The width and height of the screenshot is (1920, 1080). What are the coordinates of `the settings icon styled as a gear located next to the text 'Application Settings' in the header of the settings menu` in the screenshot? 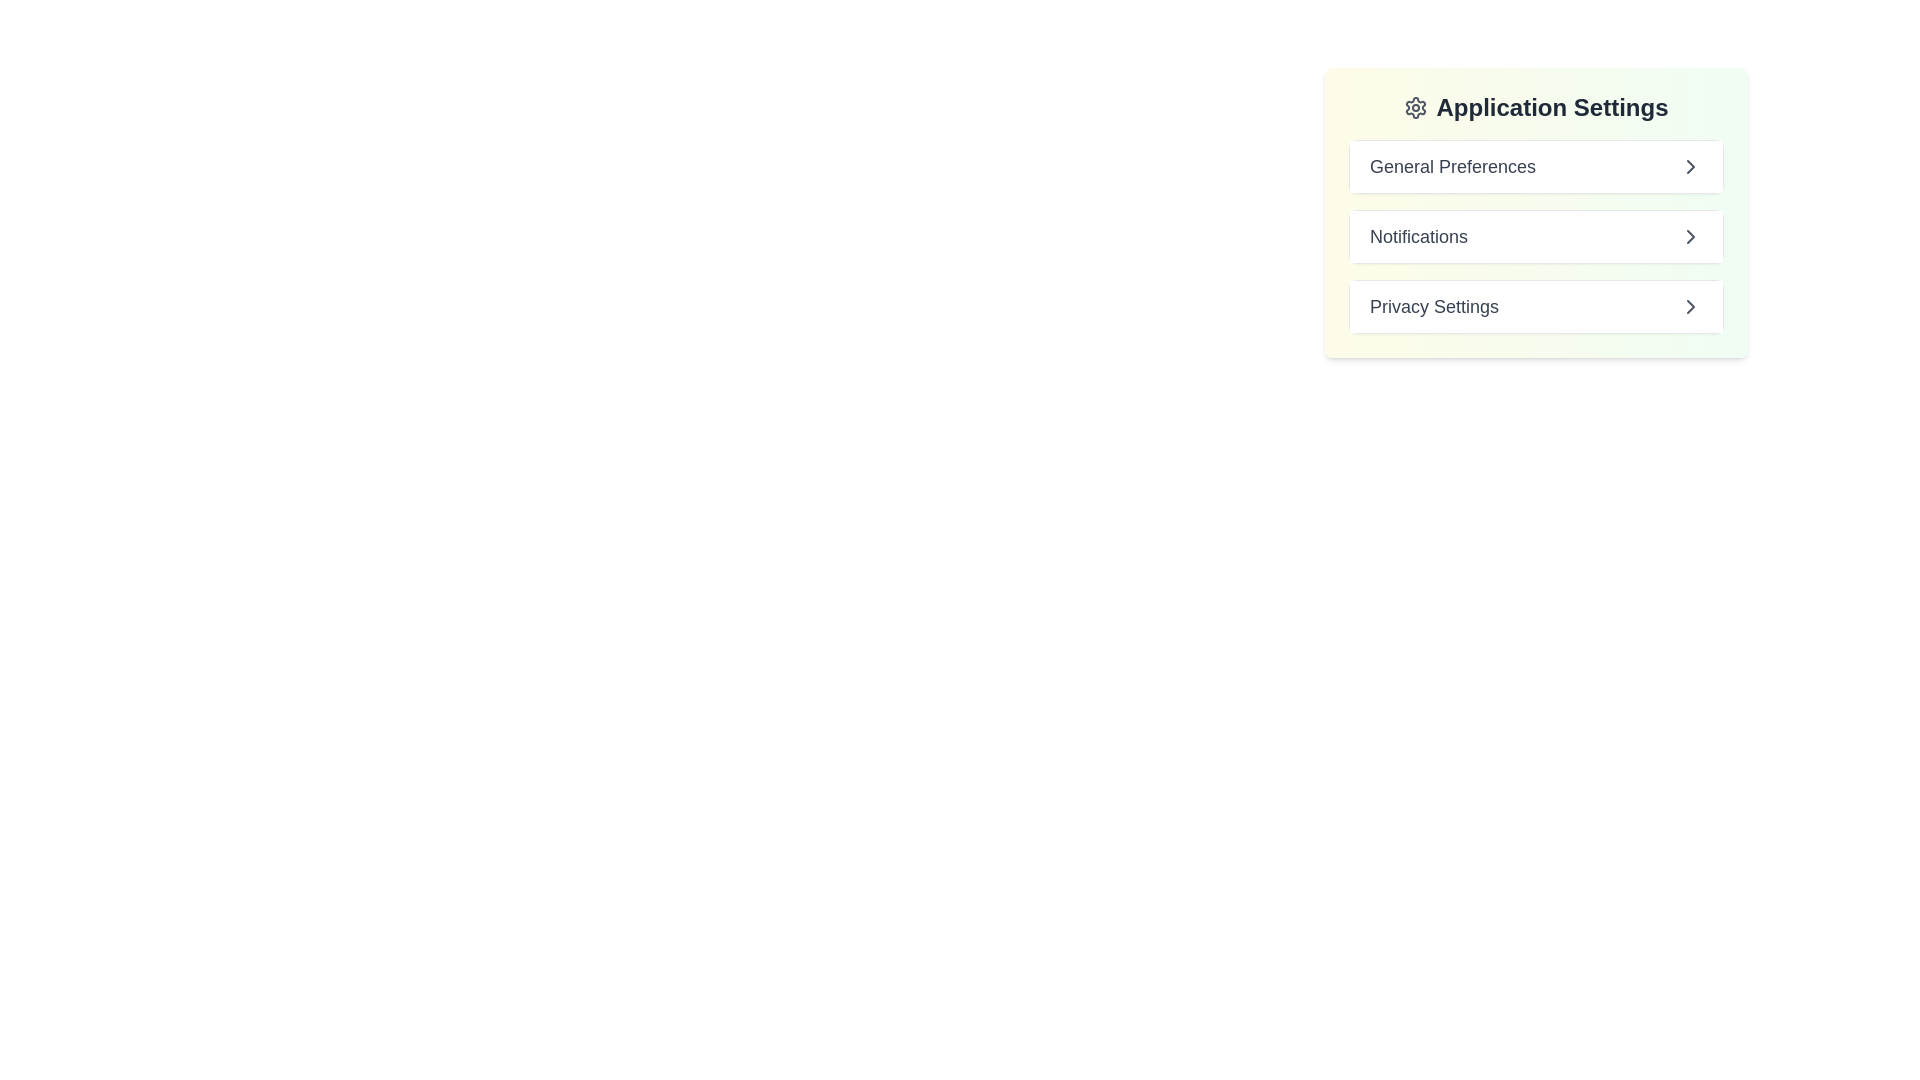 It's located at (1415, 108).